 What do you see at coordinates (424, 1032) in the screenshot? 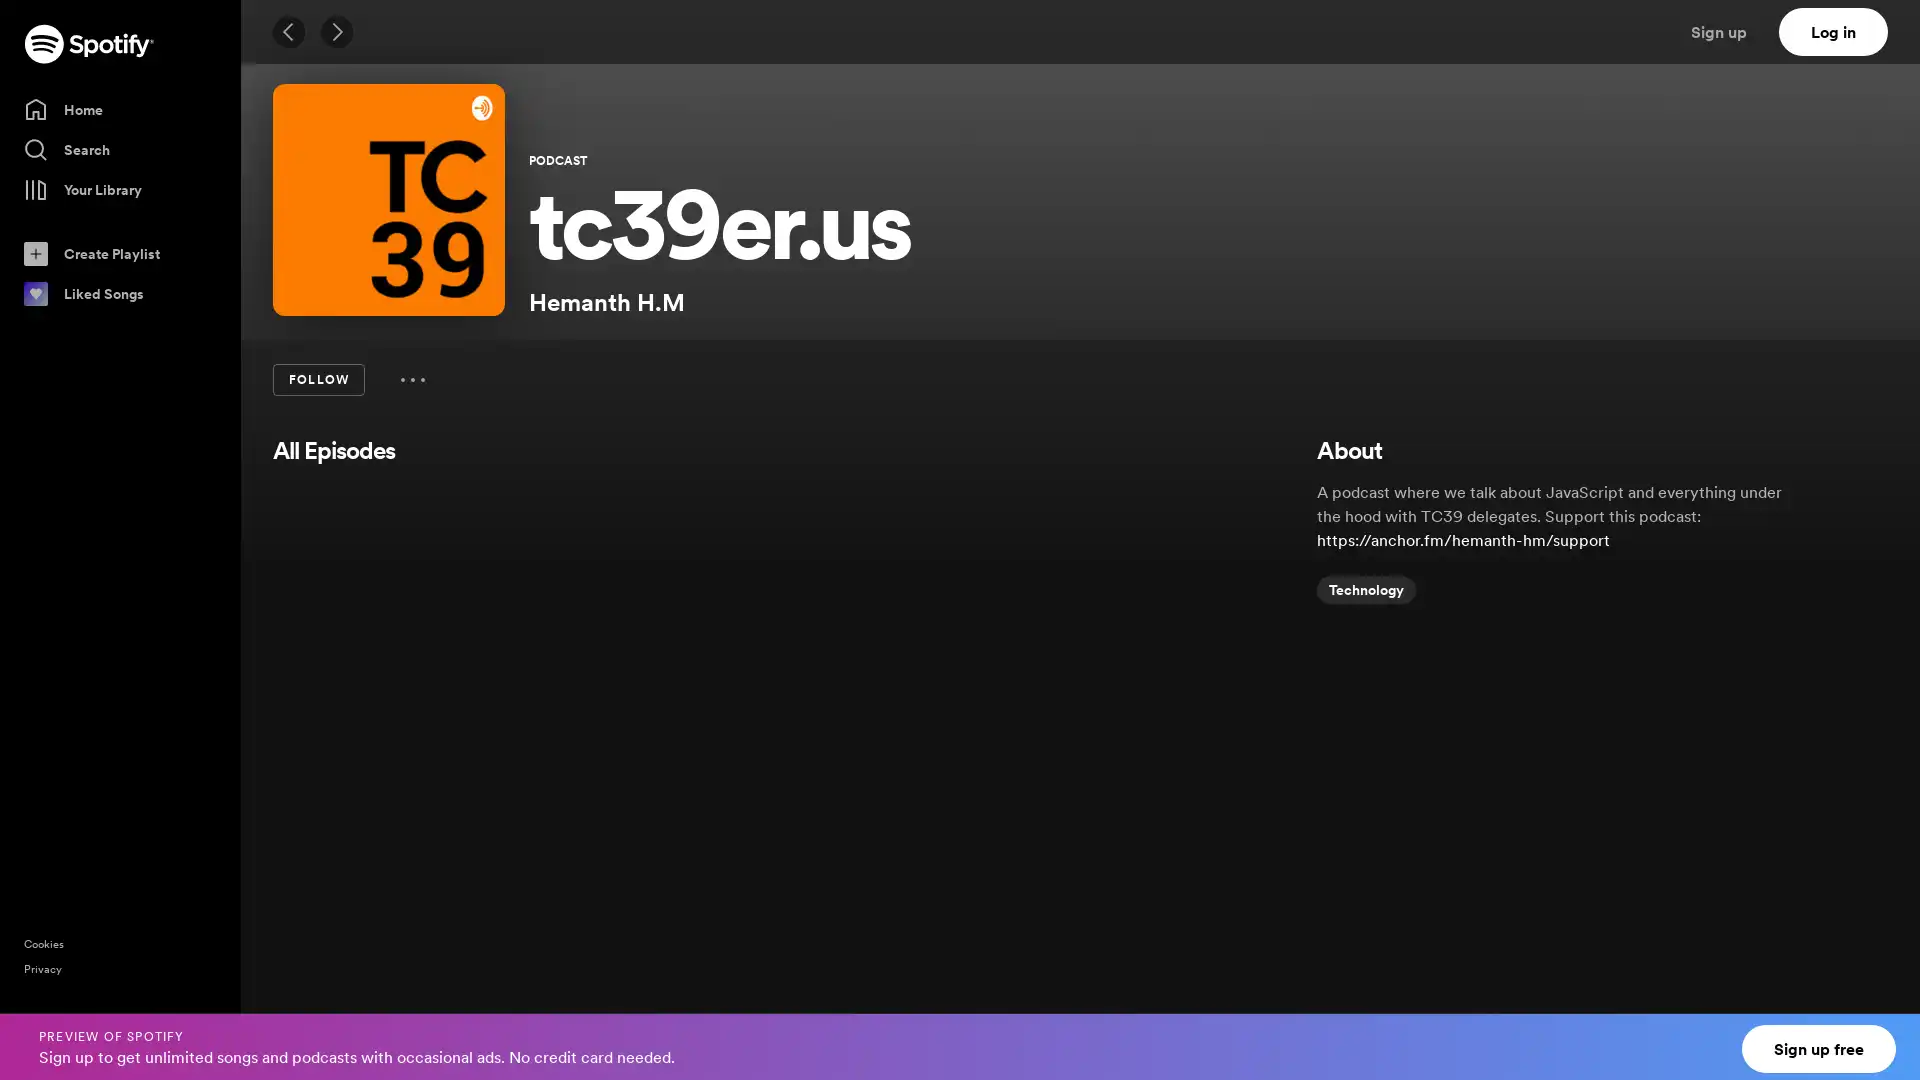
I see `Play J. S. Choi, MD by tc39er.us` at bounding box center [424, 1032].